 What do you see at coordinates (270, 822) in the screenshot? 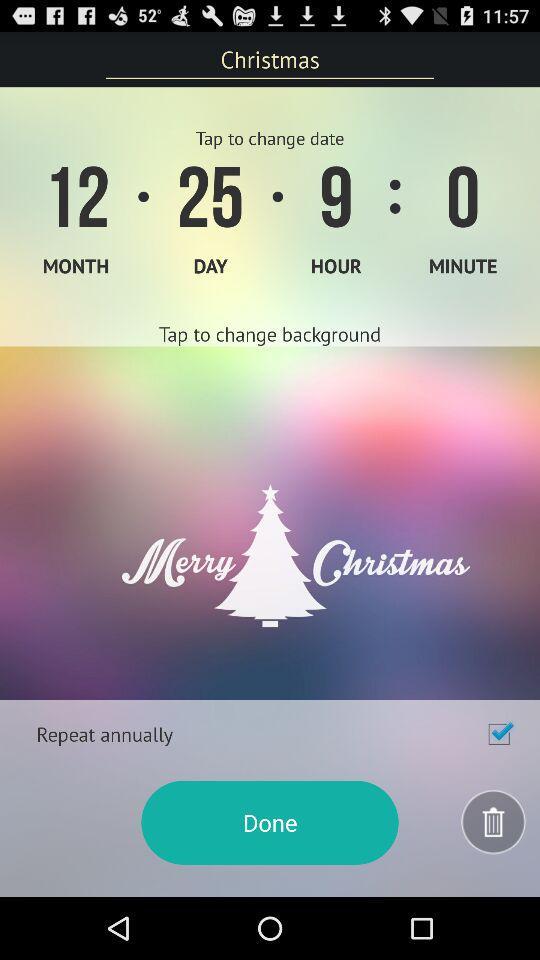
I see `the icon at the bottom` at bounding box center [270, 822].